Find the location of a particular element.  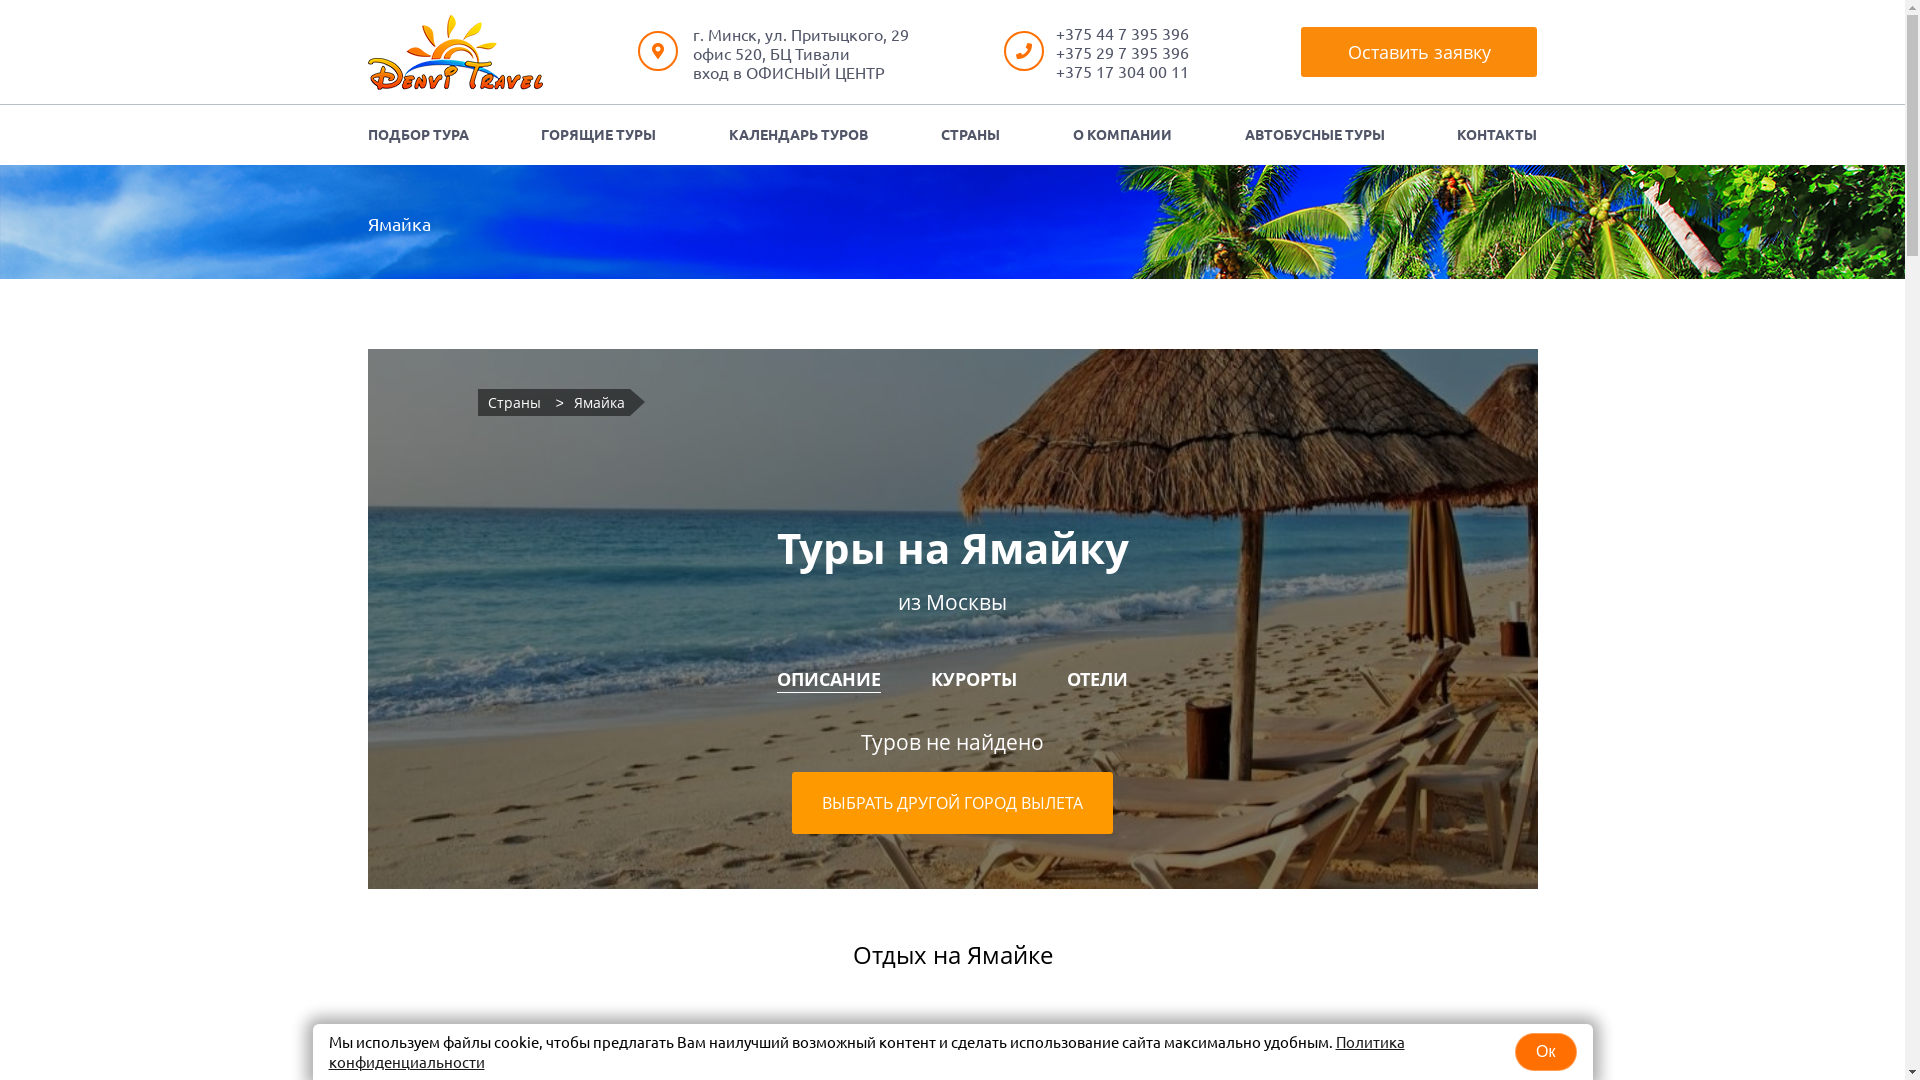

'+375 17 304 00 11' is located at coordinates (1055, 69).